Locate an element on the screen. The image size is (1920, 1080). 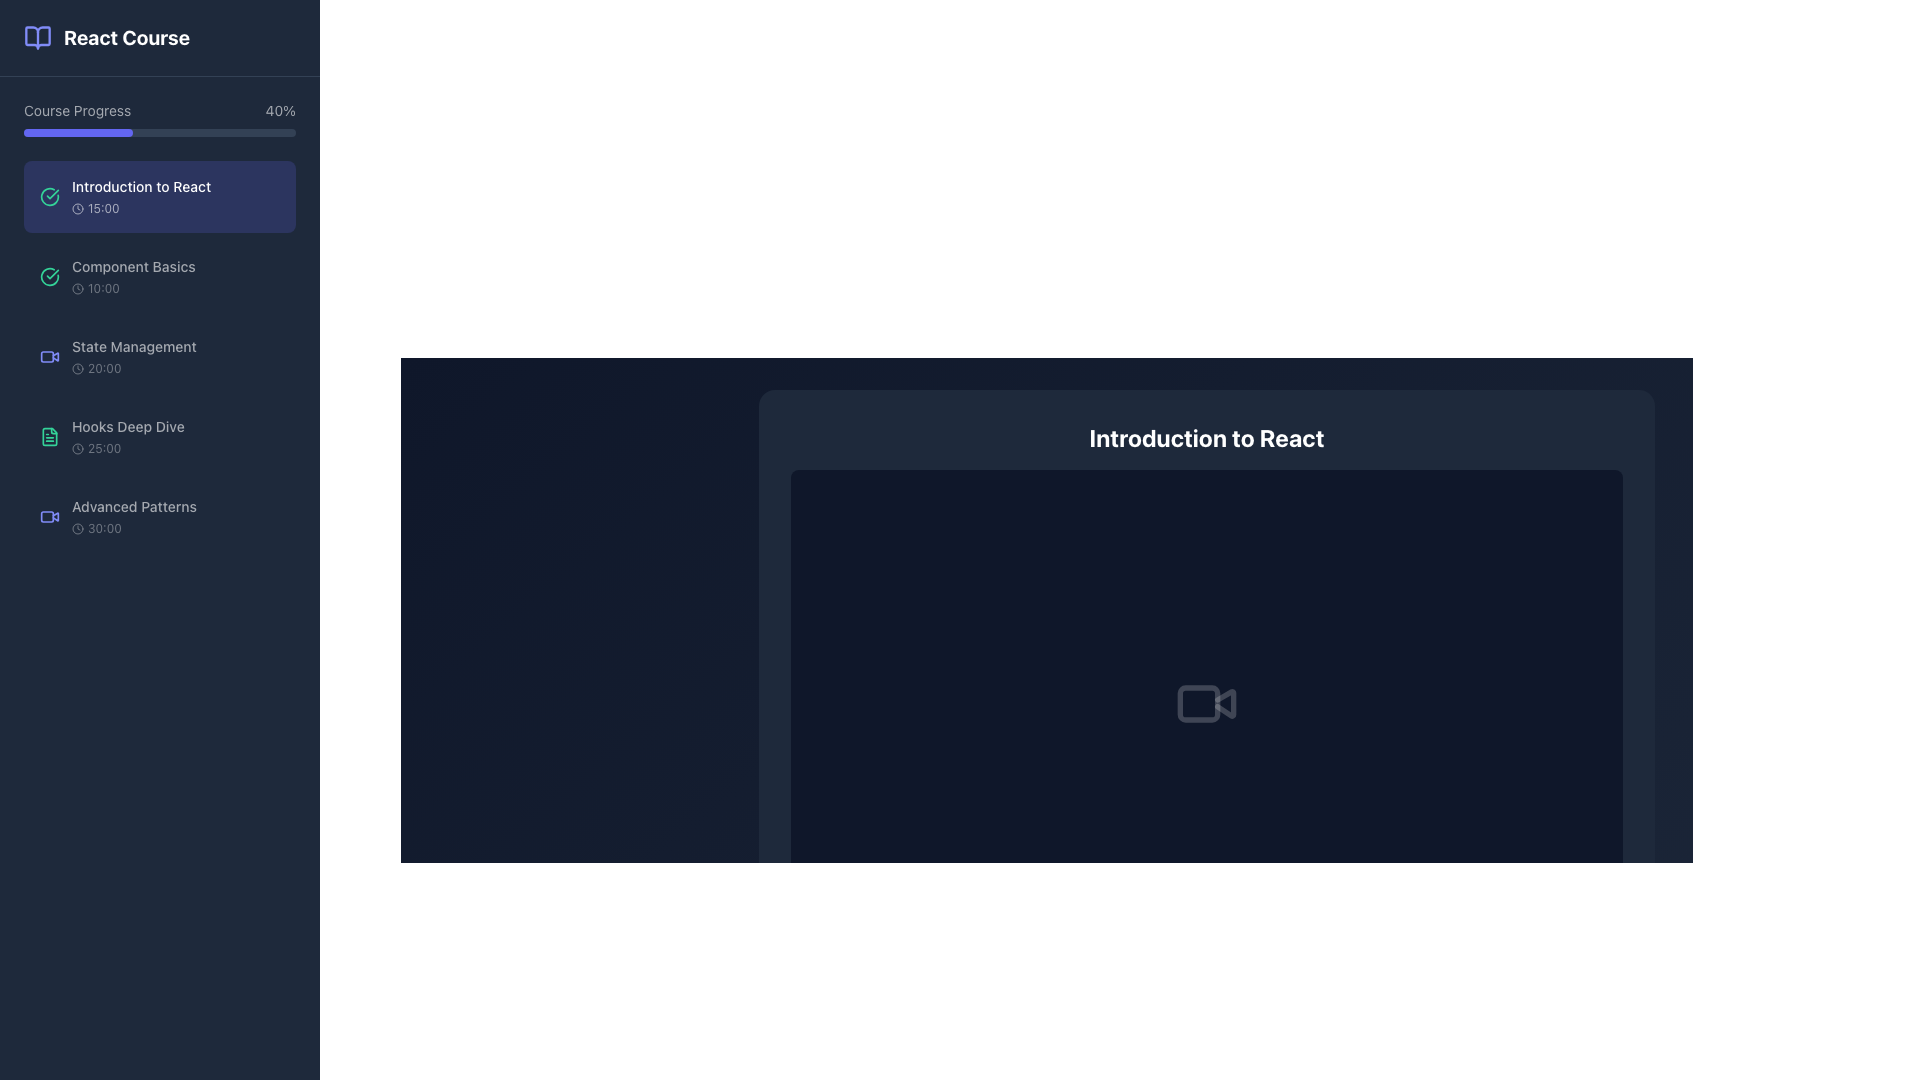
the Progress indicator that visually represents the course completion at approximately 40%, located in the 'Course Progress' section near the top-left side of the interface is located at coordinates (78, 132).